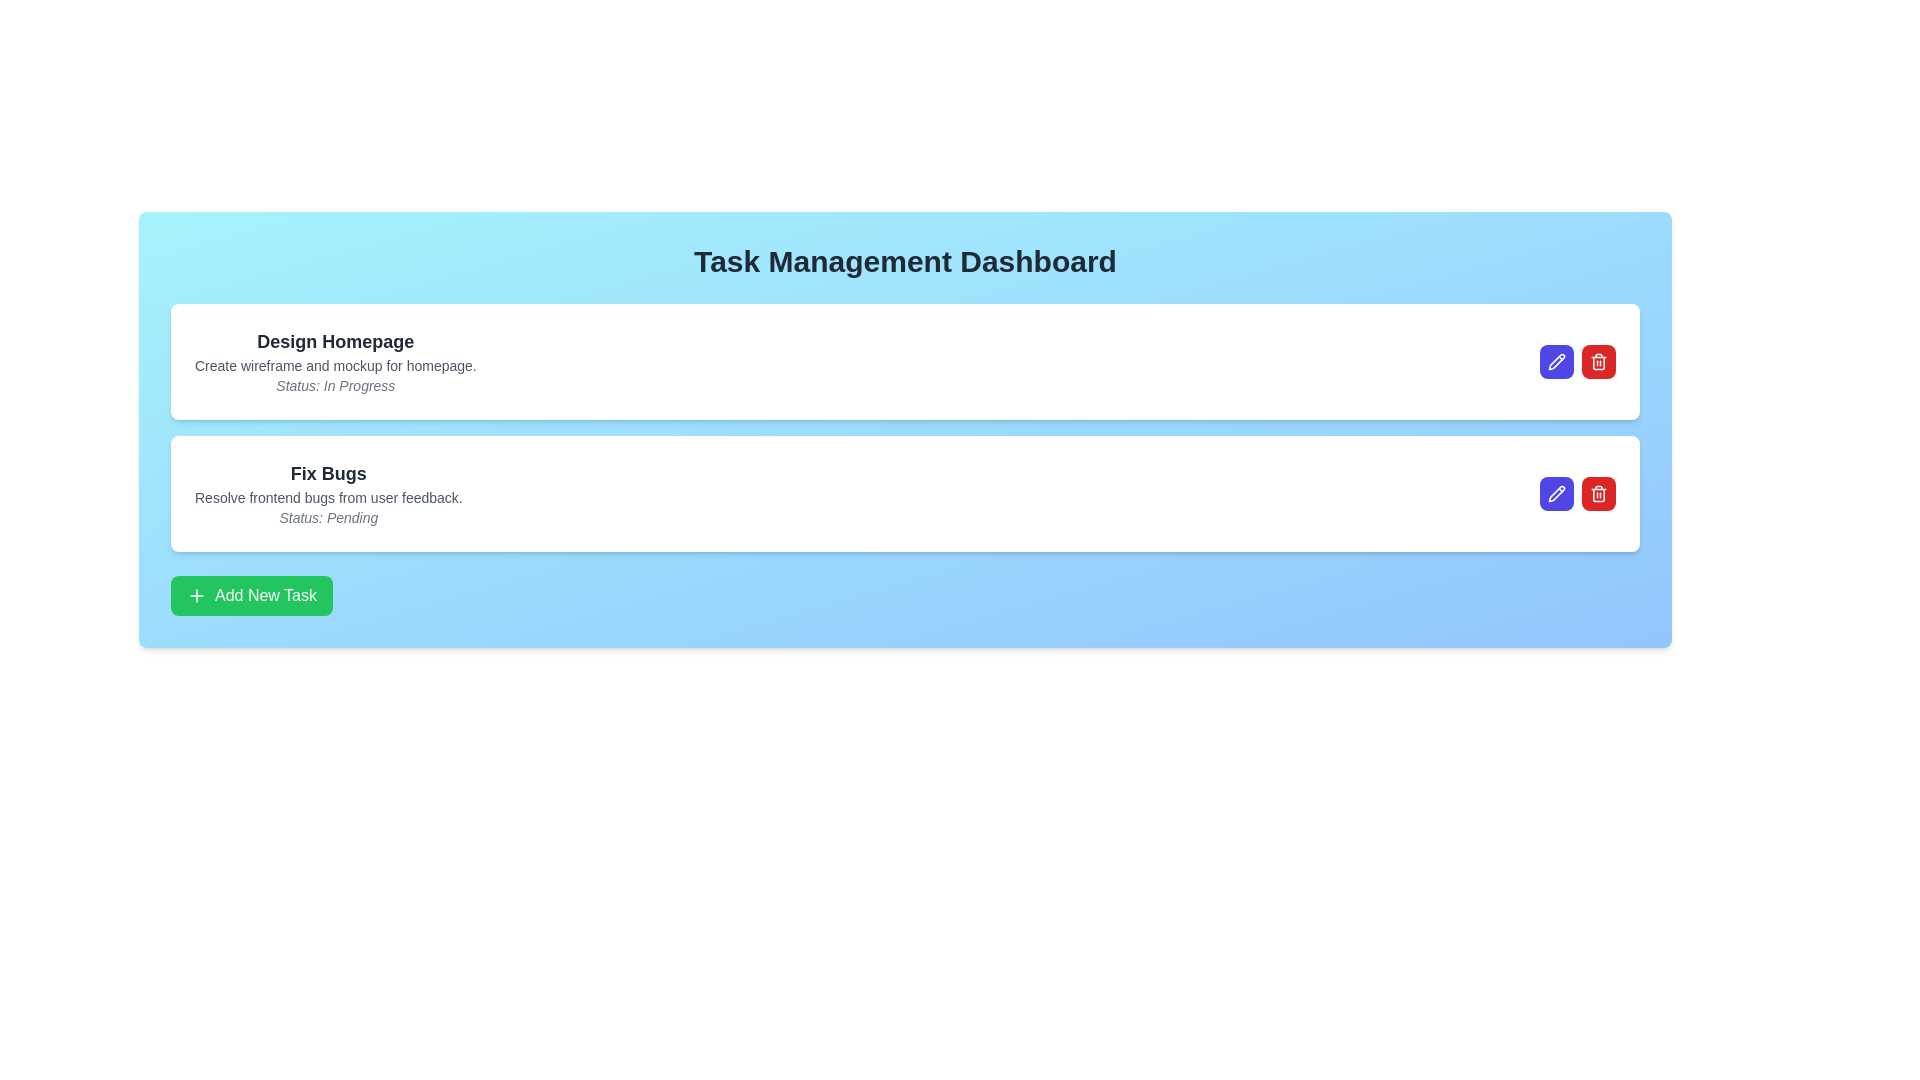  What do you see at coordinates (1577, 362) in the screenshot?
I see `the buttons in the horizontal control panel located at the right side of the 'Design Homepage' task item` at bounding box center [1577, 362].